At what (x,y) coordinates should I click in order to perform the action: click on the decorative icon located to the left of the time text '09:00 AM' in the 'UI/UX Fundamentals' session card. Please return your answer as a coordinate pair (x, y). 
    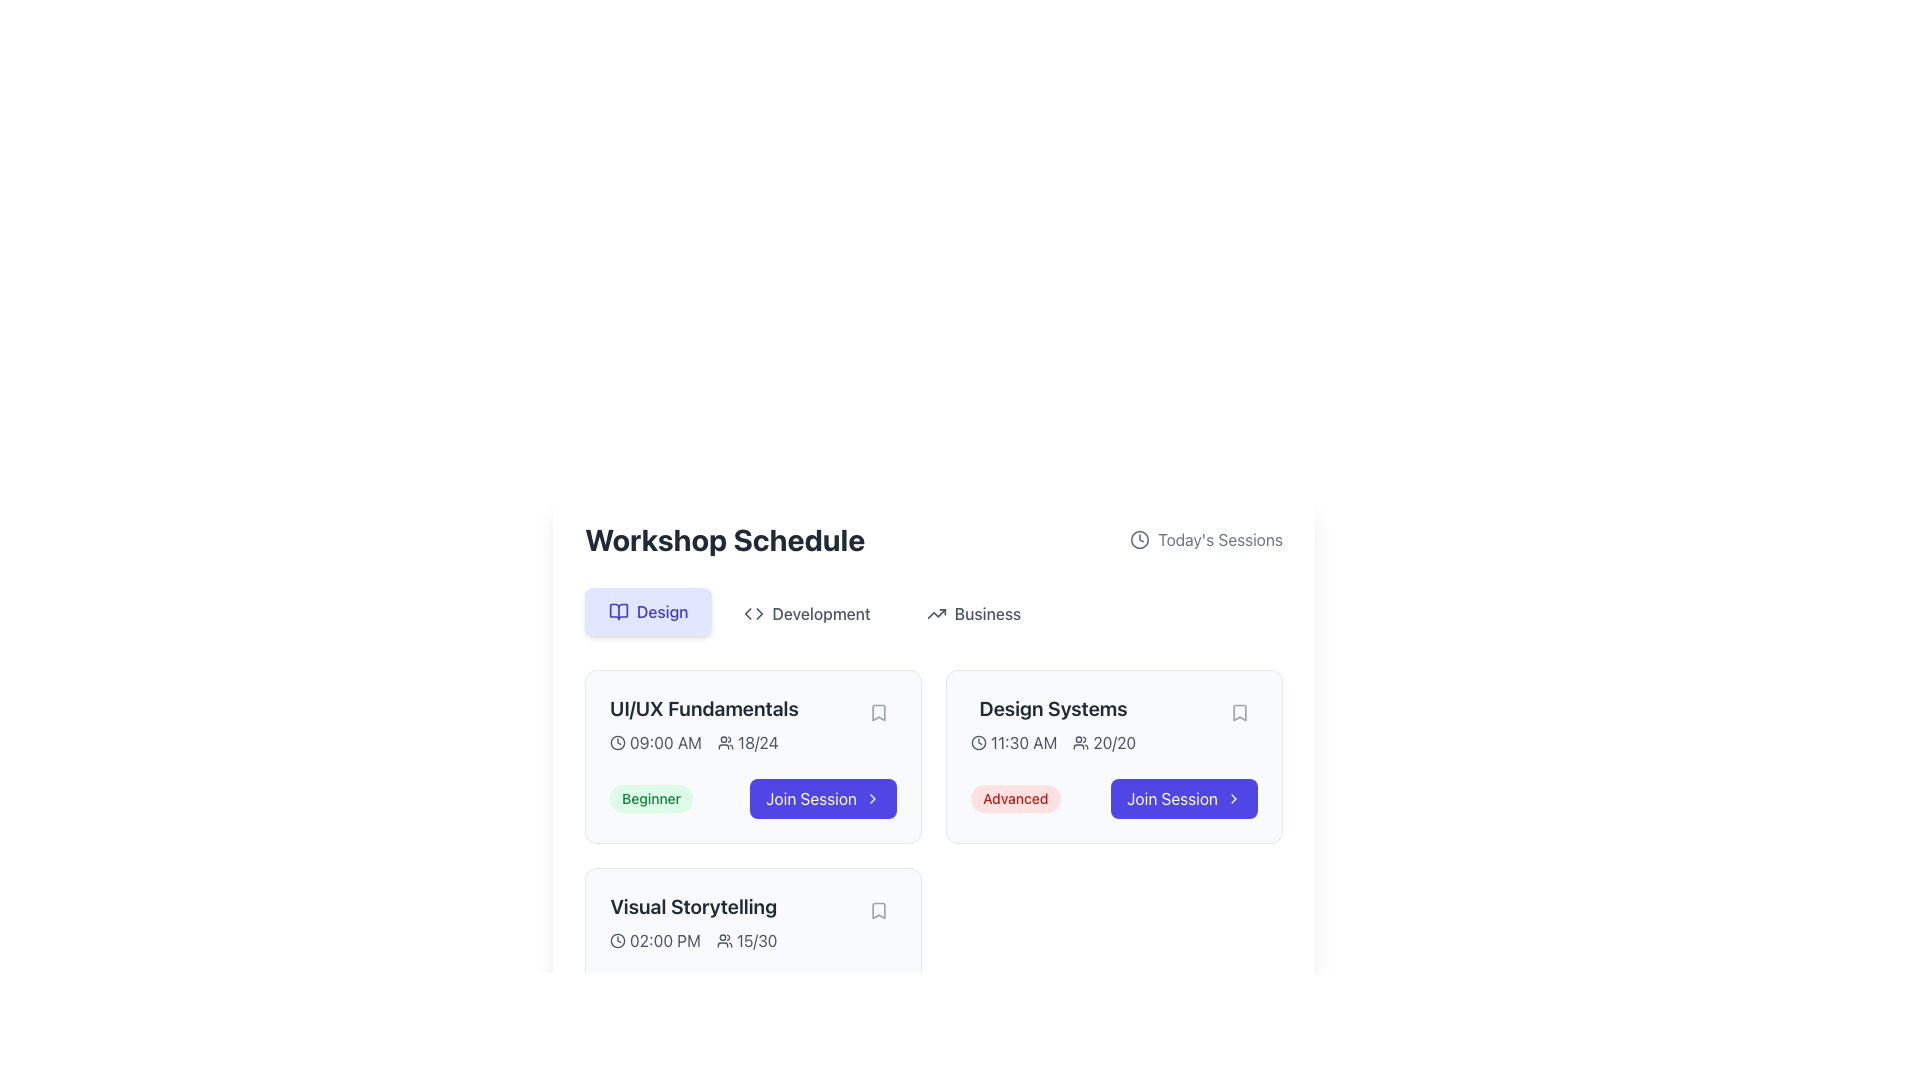
    Looking at the image, I should click on (617, 743).